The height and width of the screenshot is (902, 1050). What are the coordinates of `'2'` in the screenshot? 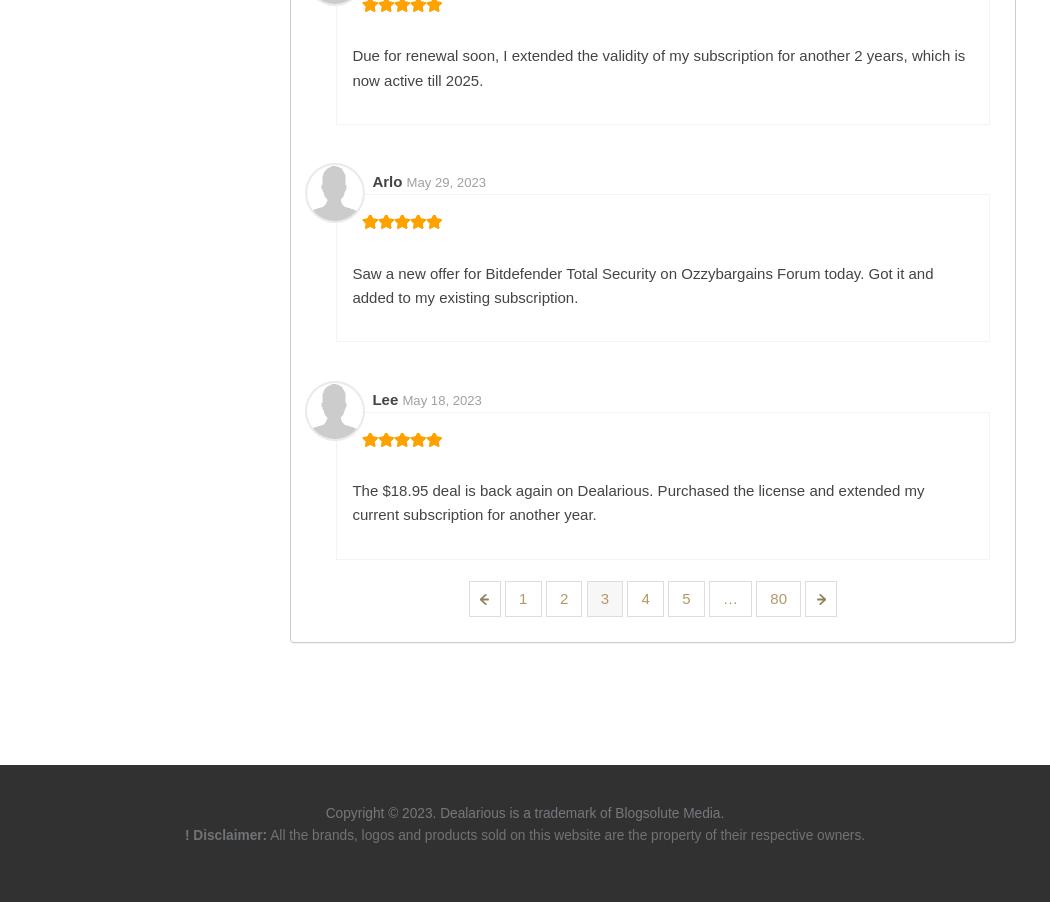 It's located at (562, 598).